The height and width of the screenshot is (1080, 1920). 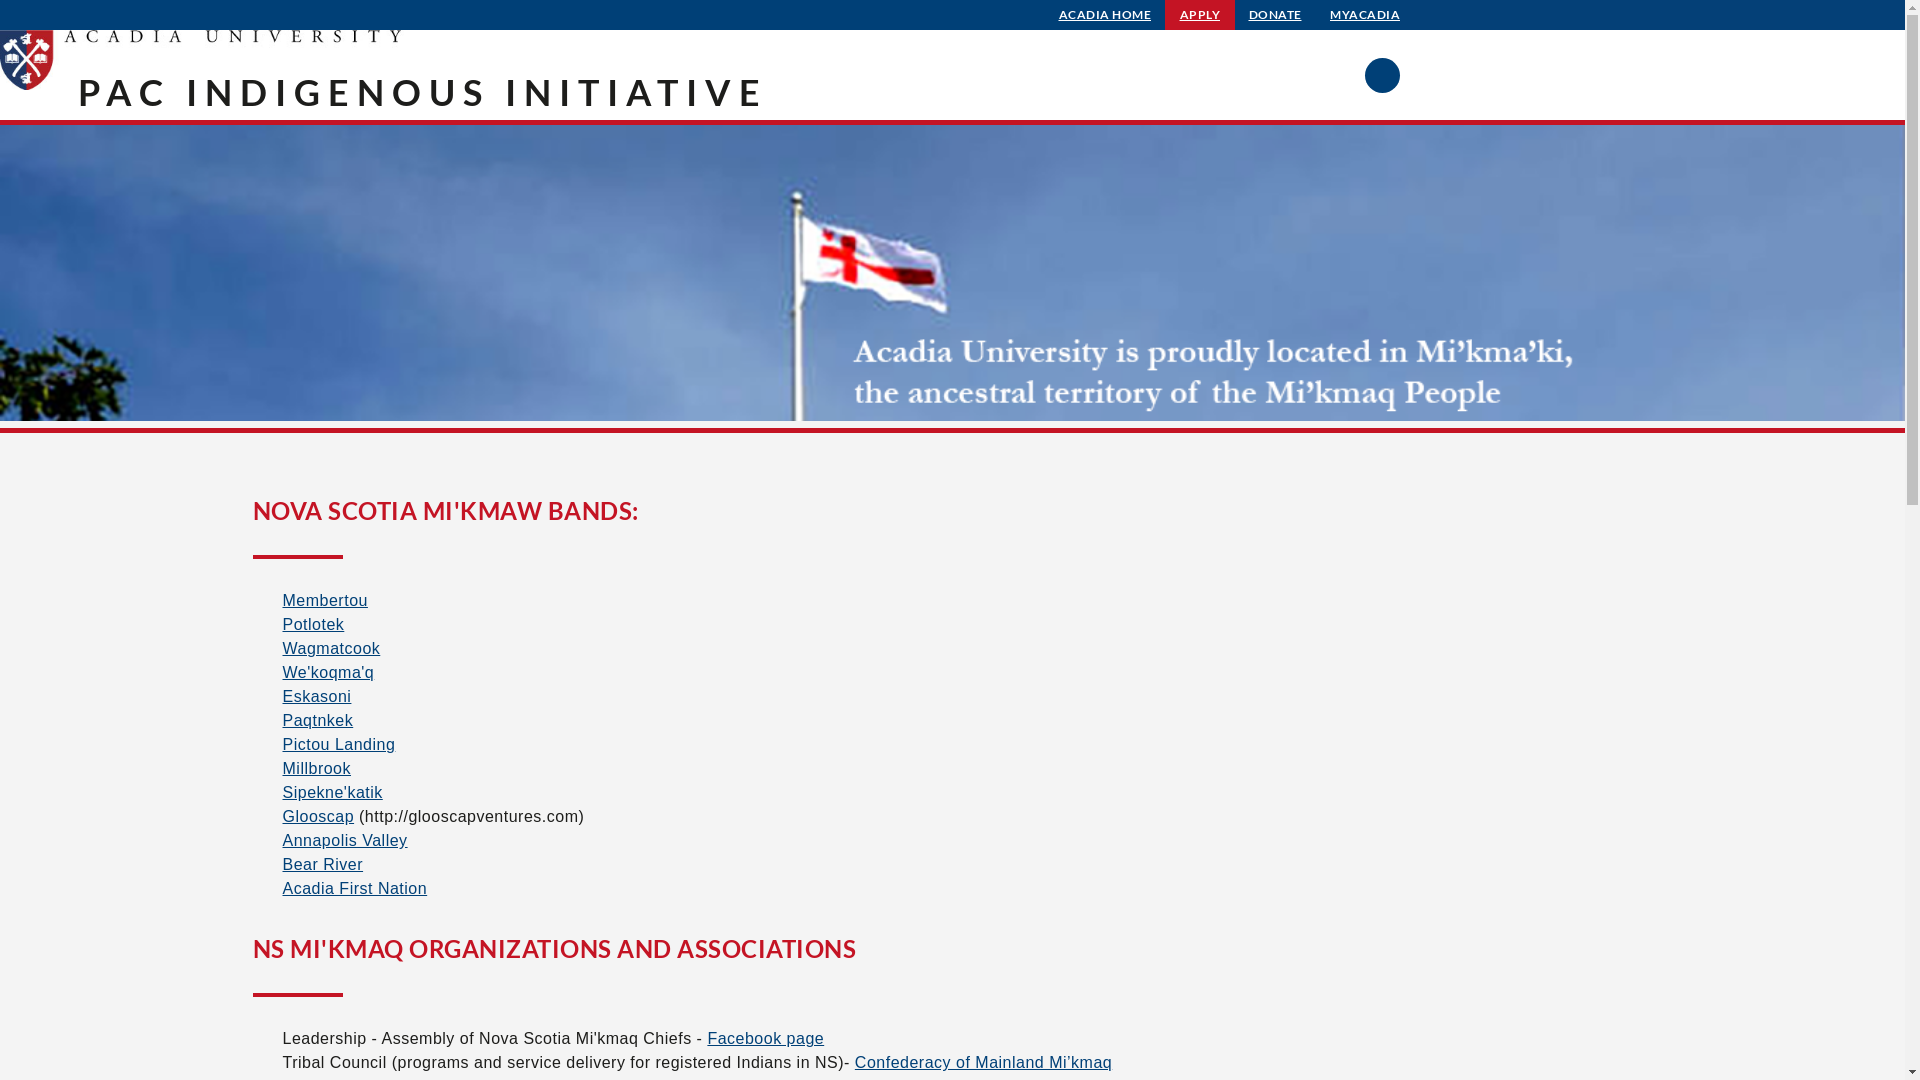 I want to click on 'Acadia First Nation', so click(x=354, y=887).